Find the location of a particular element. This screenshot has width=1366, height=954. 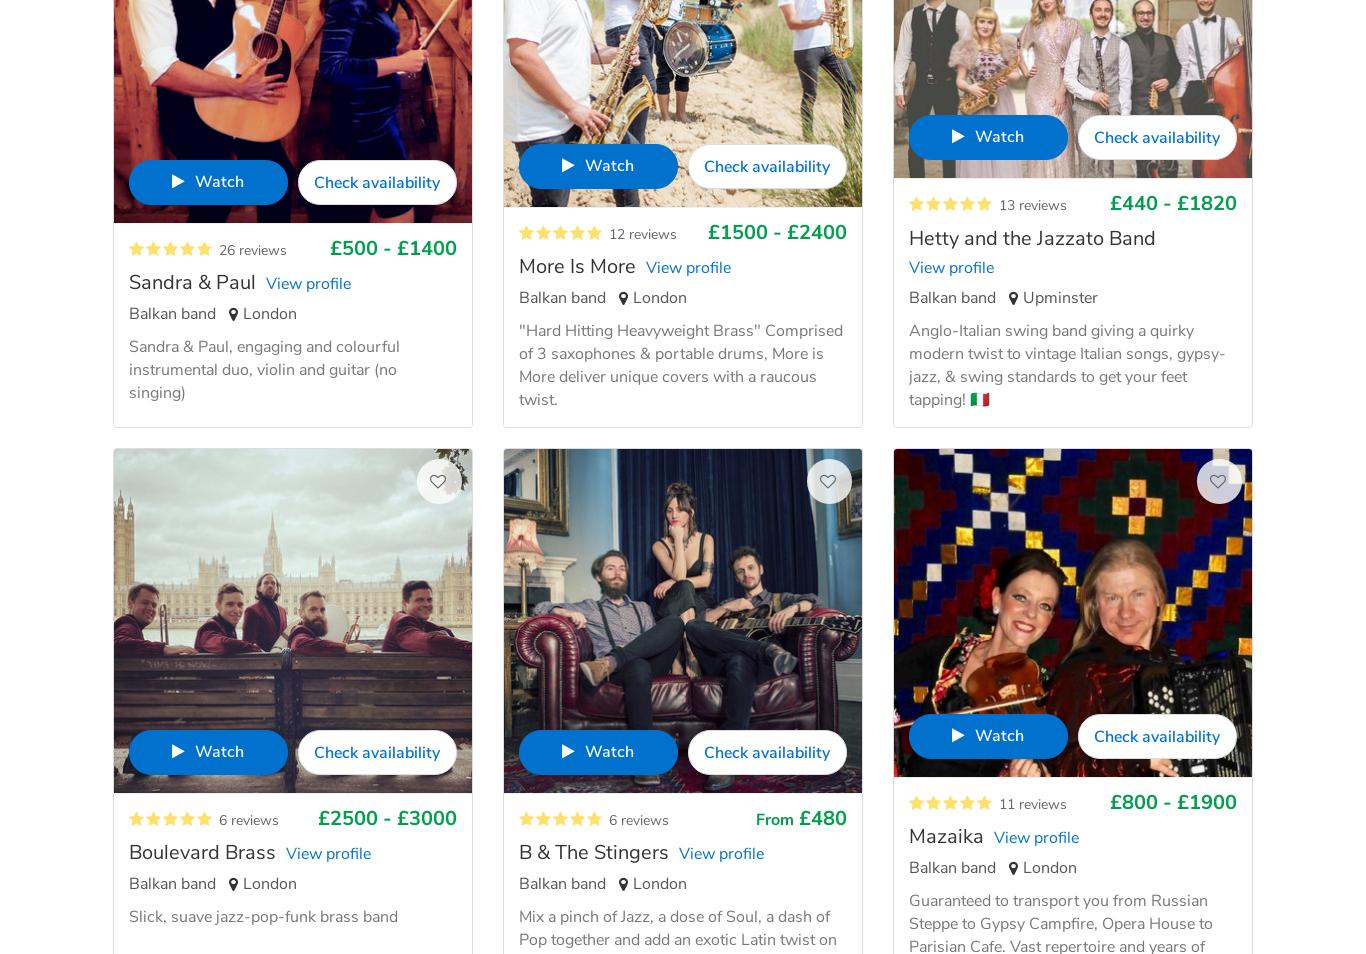

'£800 - £1900' is located at coordinates (1173, 801).